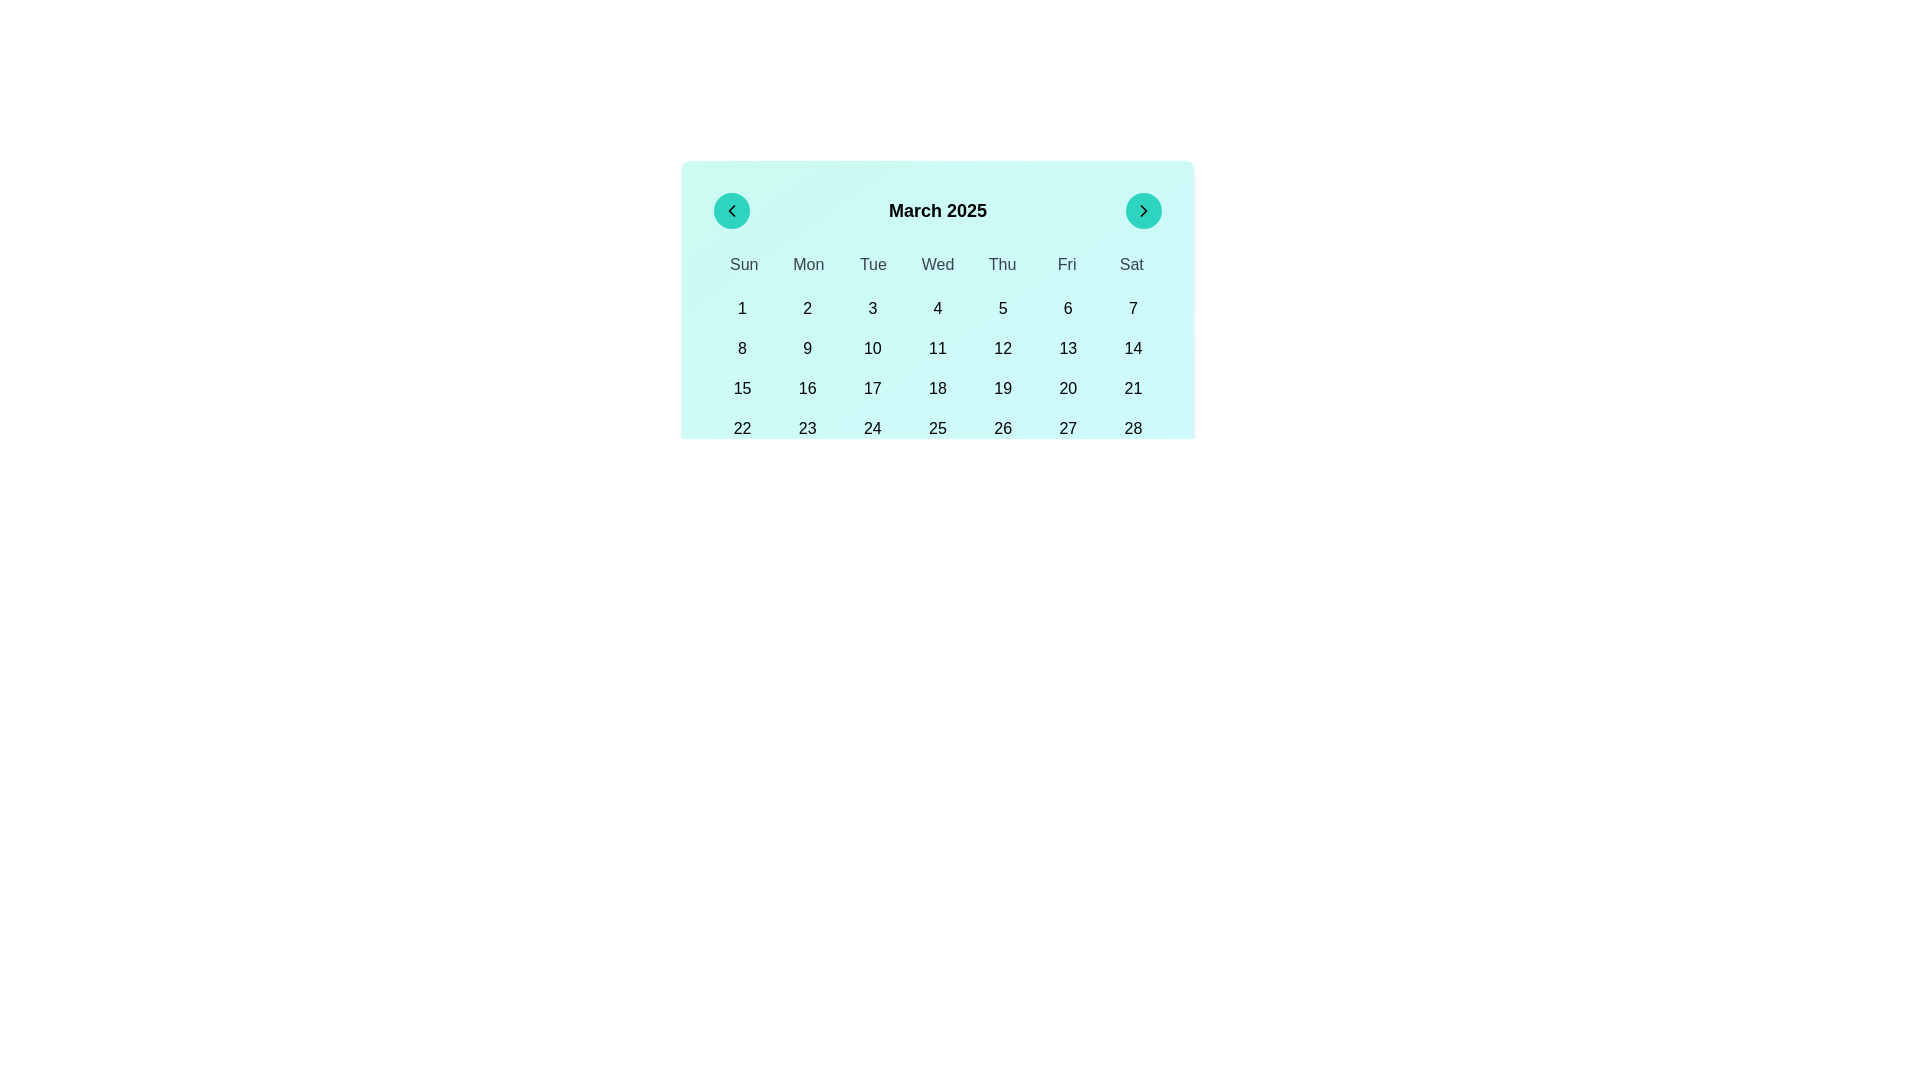 The height and width of the screenshot is (1080, 1920). What do you see at coordinates (1133, 427) in the screenshot?
I see `the text element displaying the number '28' in a calendar grid` at bounding box center [1133, 427].